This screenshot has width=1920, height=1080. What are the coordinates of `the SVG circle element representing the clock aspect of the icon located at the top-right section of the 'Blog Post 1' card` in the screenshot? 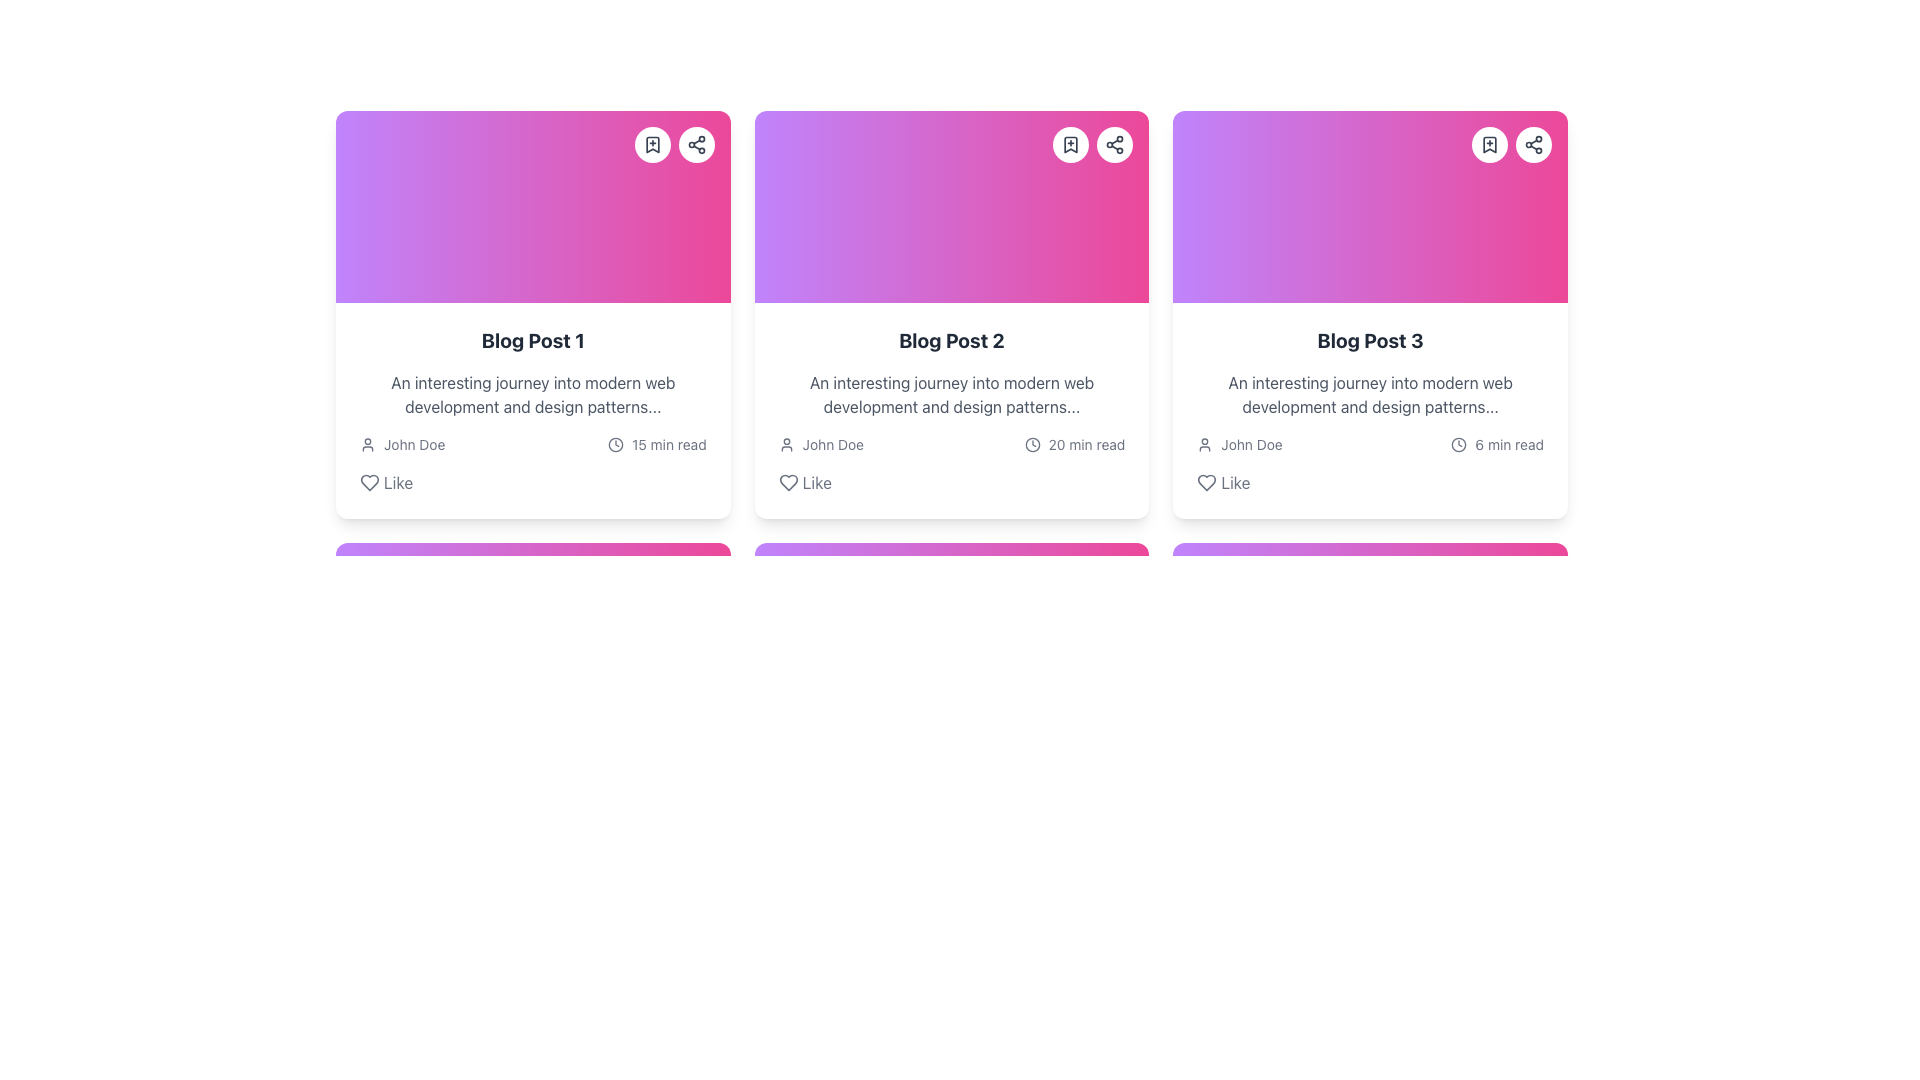 It's located at (614, 443).